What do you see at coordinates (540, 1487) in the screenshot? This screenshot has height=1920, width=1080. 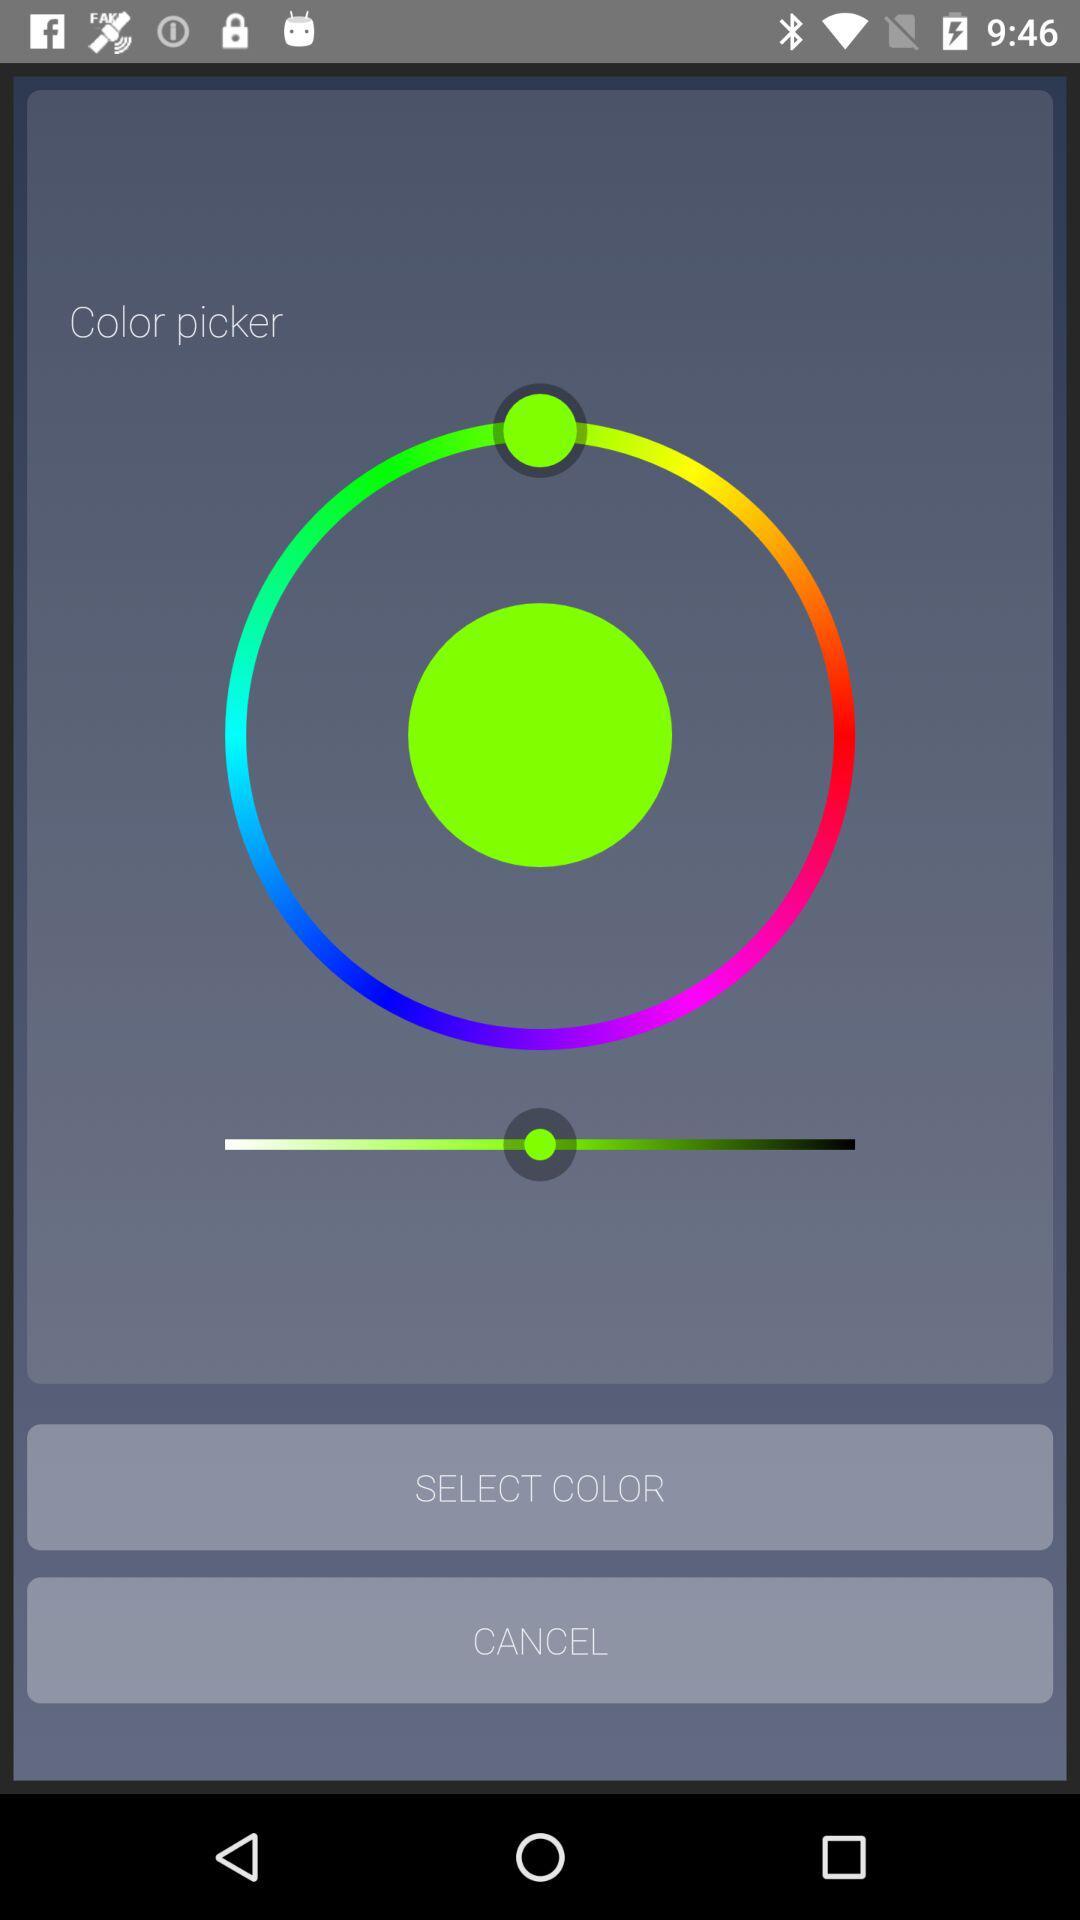 I see `icon above cancel` at bounding box center [540, 1487].